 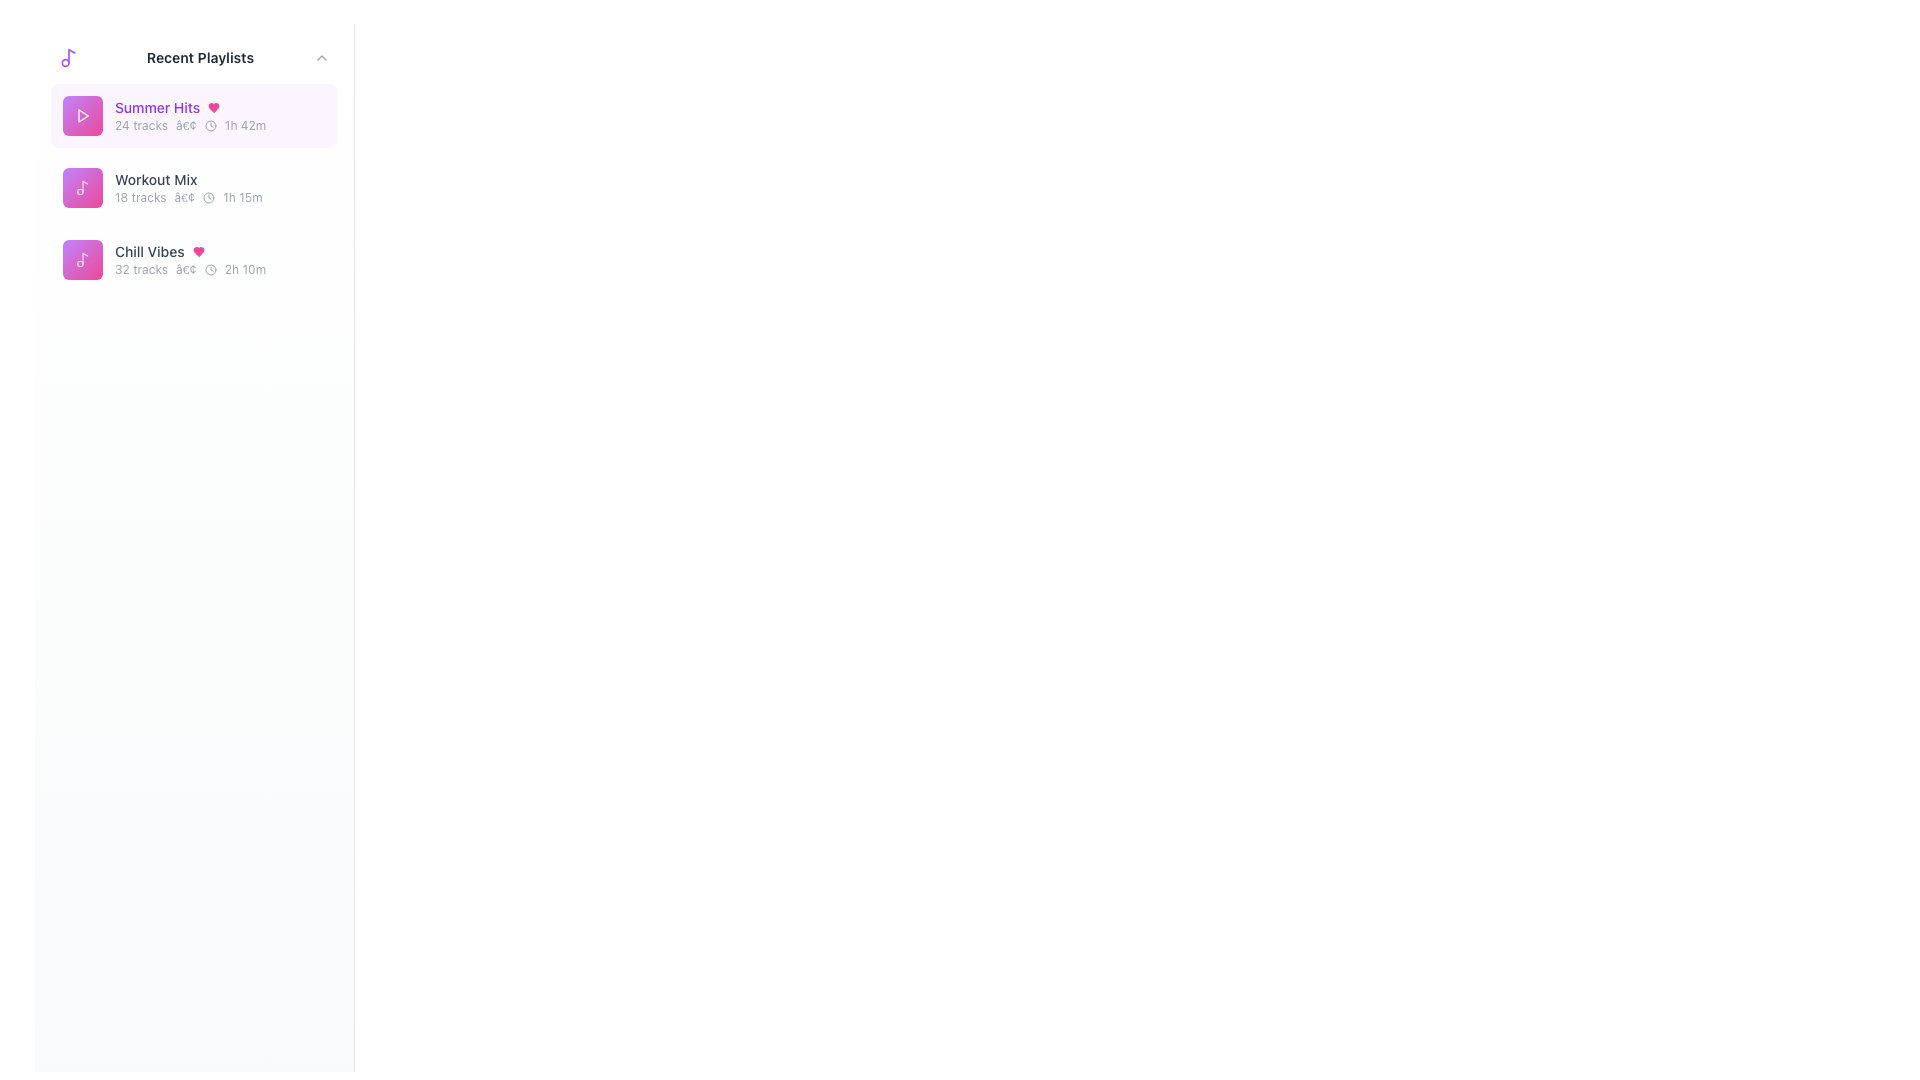 What do you see at coordinates (214, 108) in the screenshot?
I see `the heart icon located to the immediate right of the 'Summer Hits' text in the 'Recent Playlists' section to mark it as a favorite` at bounding box center [214, 108].